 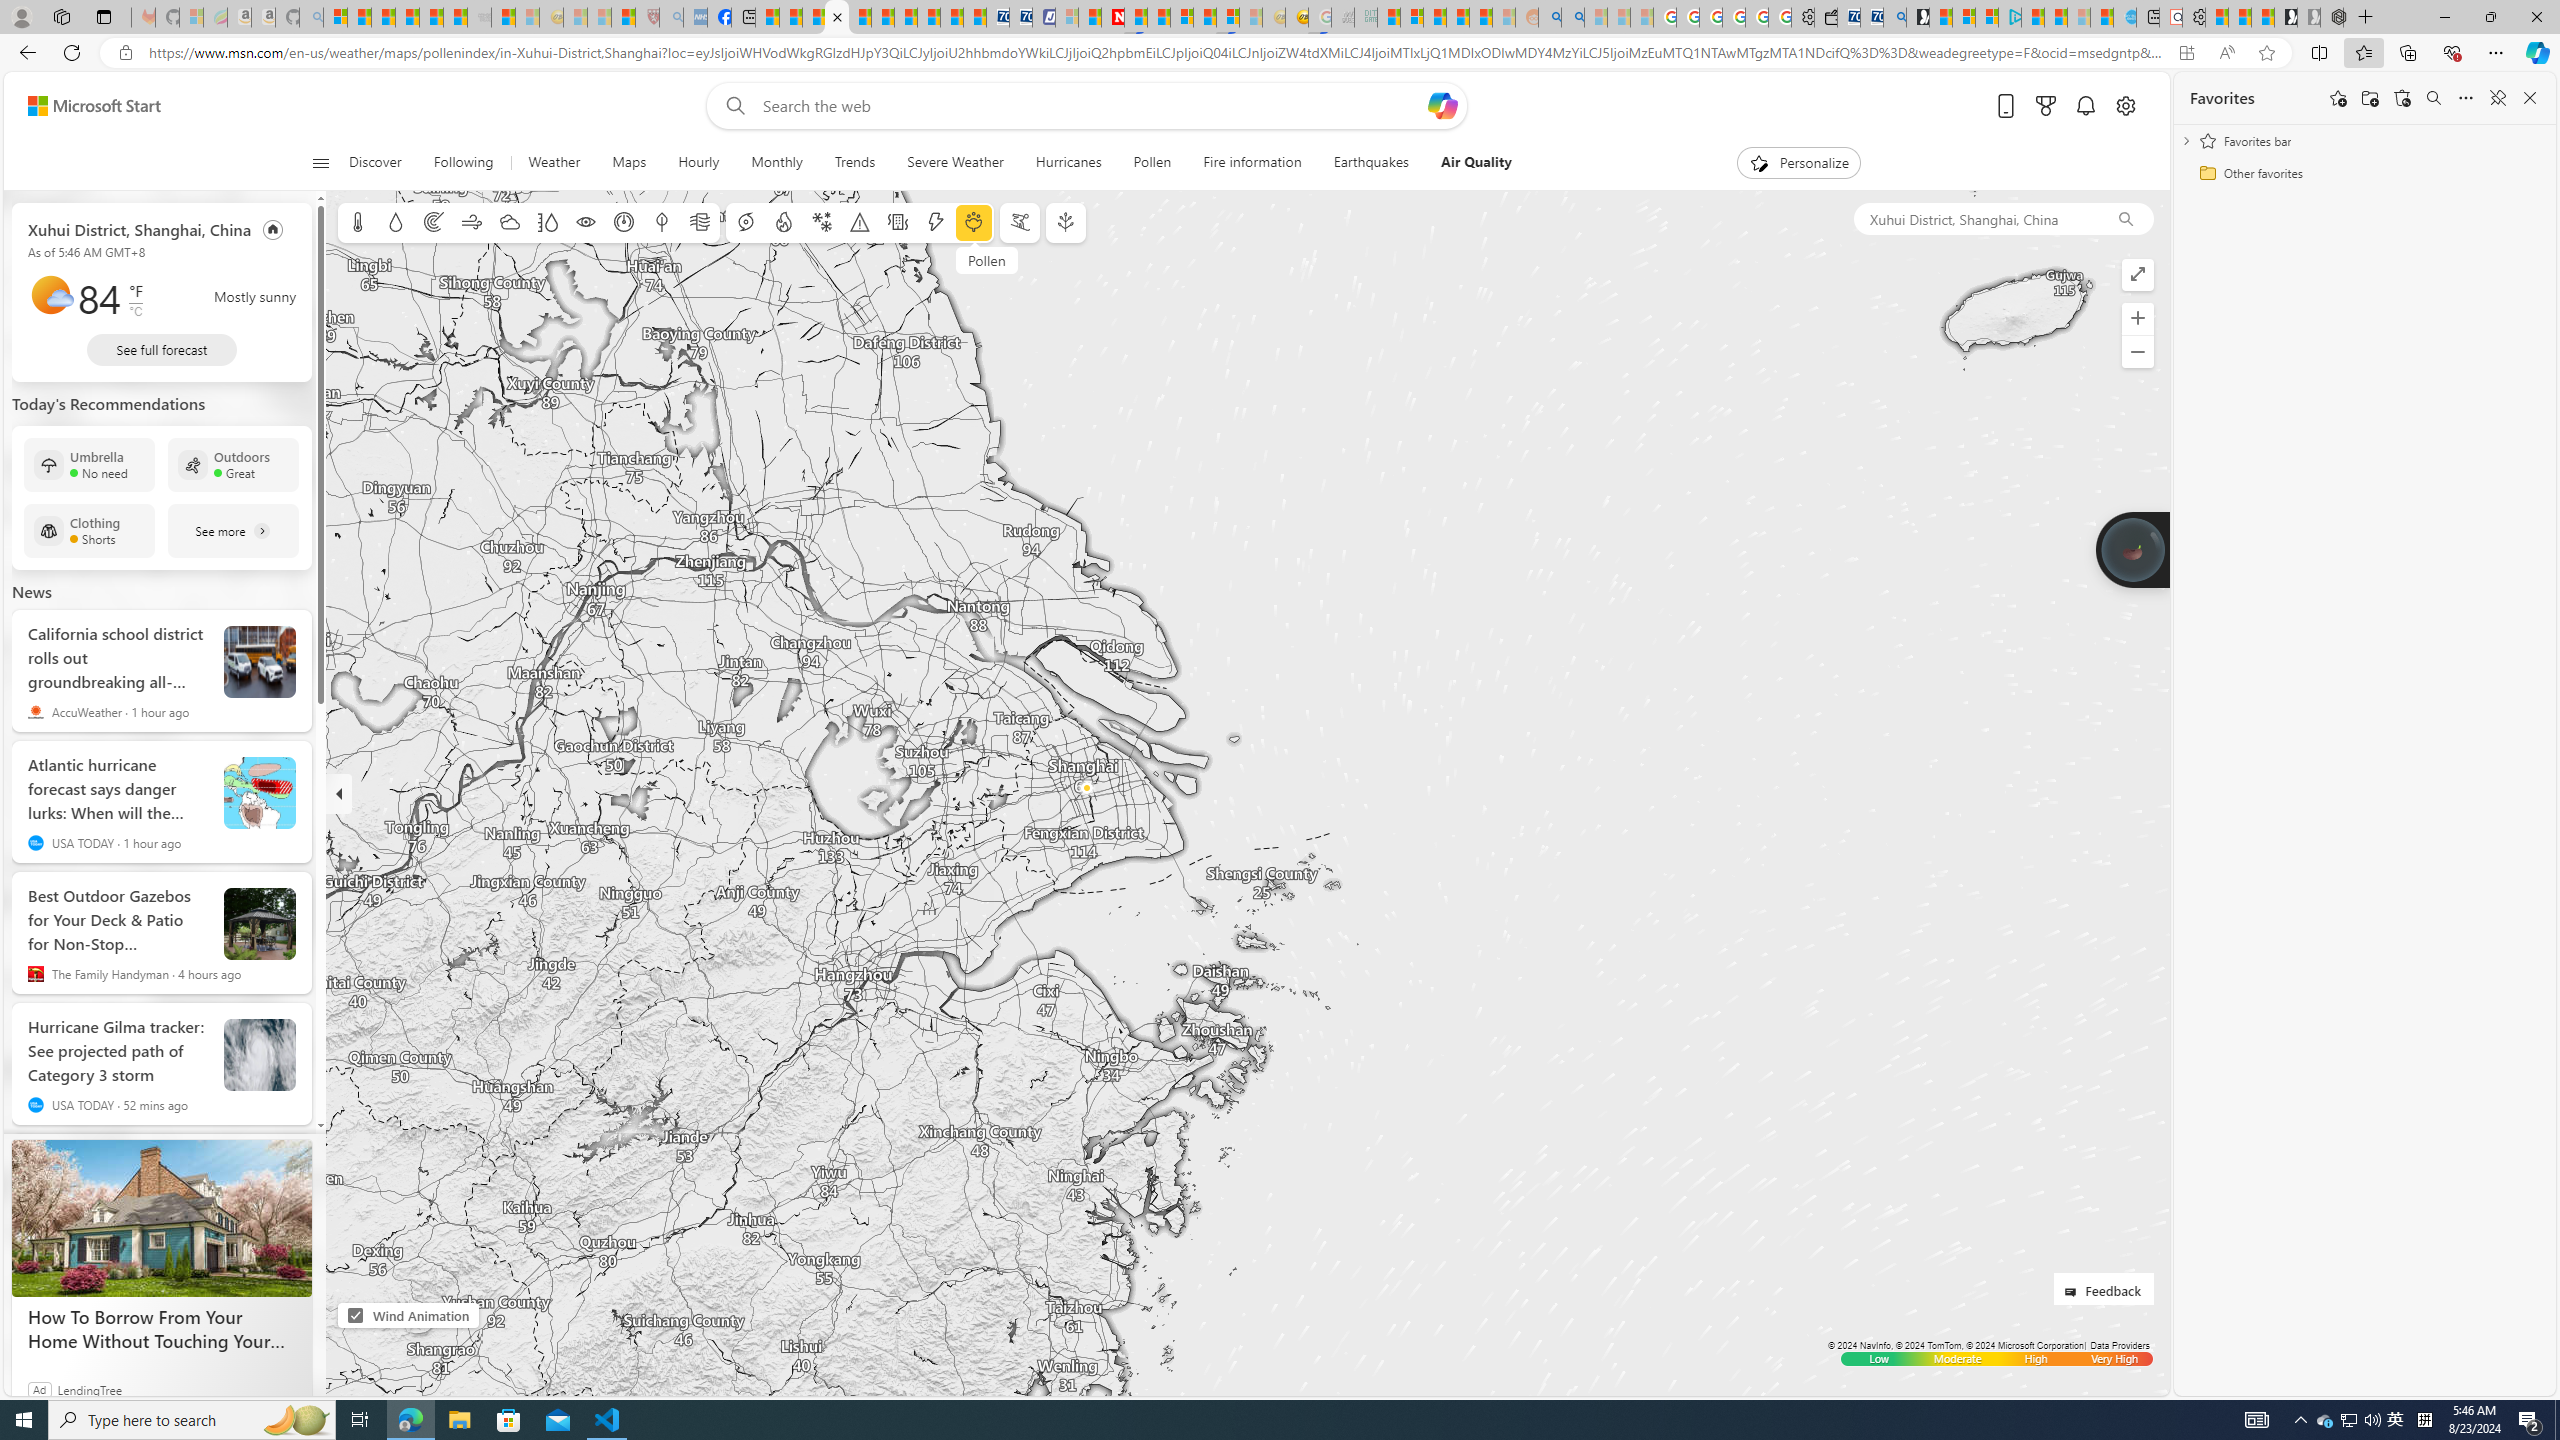 I want to click on 'Bing Real Estate - Home sales and rental listings', so click(x=1893, y=16).